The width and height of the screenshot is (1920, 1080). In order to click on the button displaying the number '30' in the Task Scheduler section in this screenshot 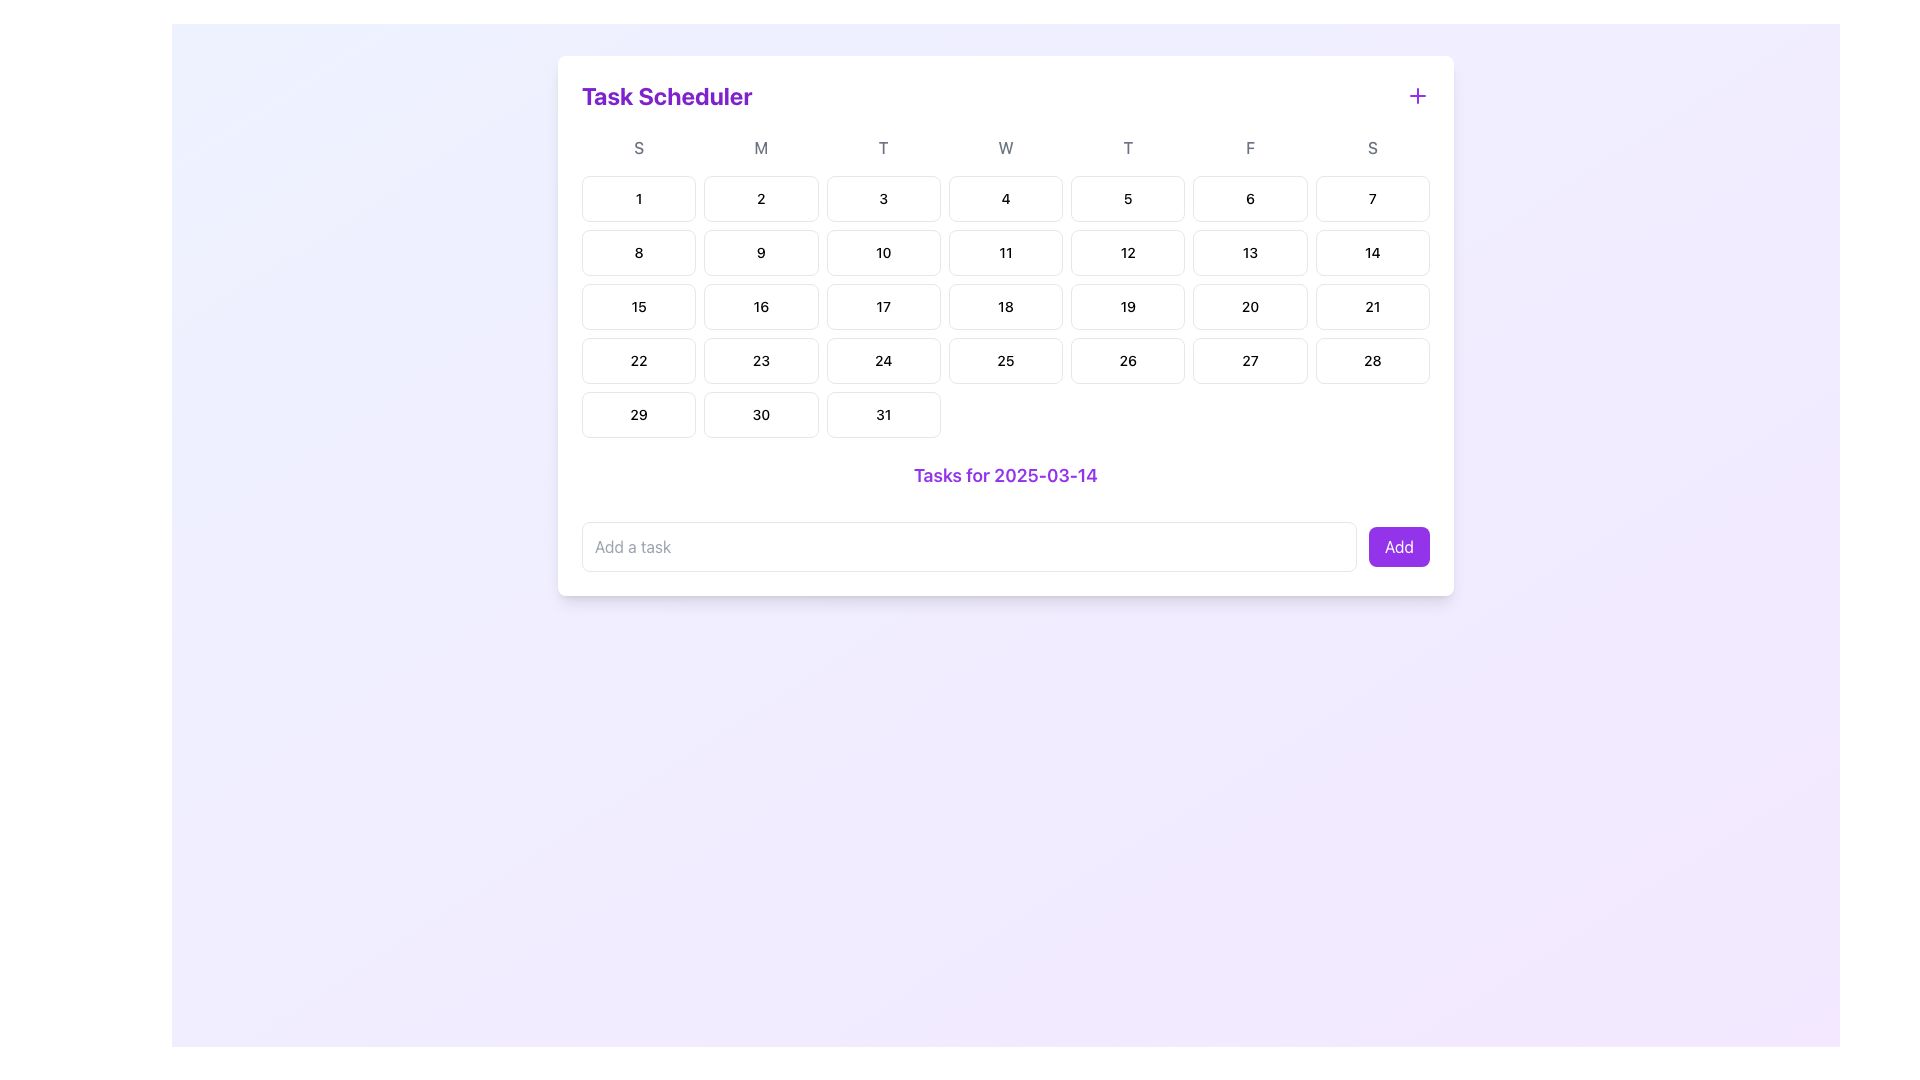, I will do `click(760, 414)`.